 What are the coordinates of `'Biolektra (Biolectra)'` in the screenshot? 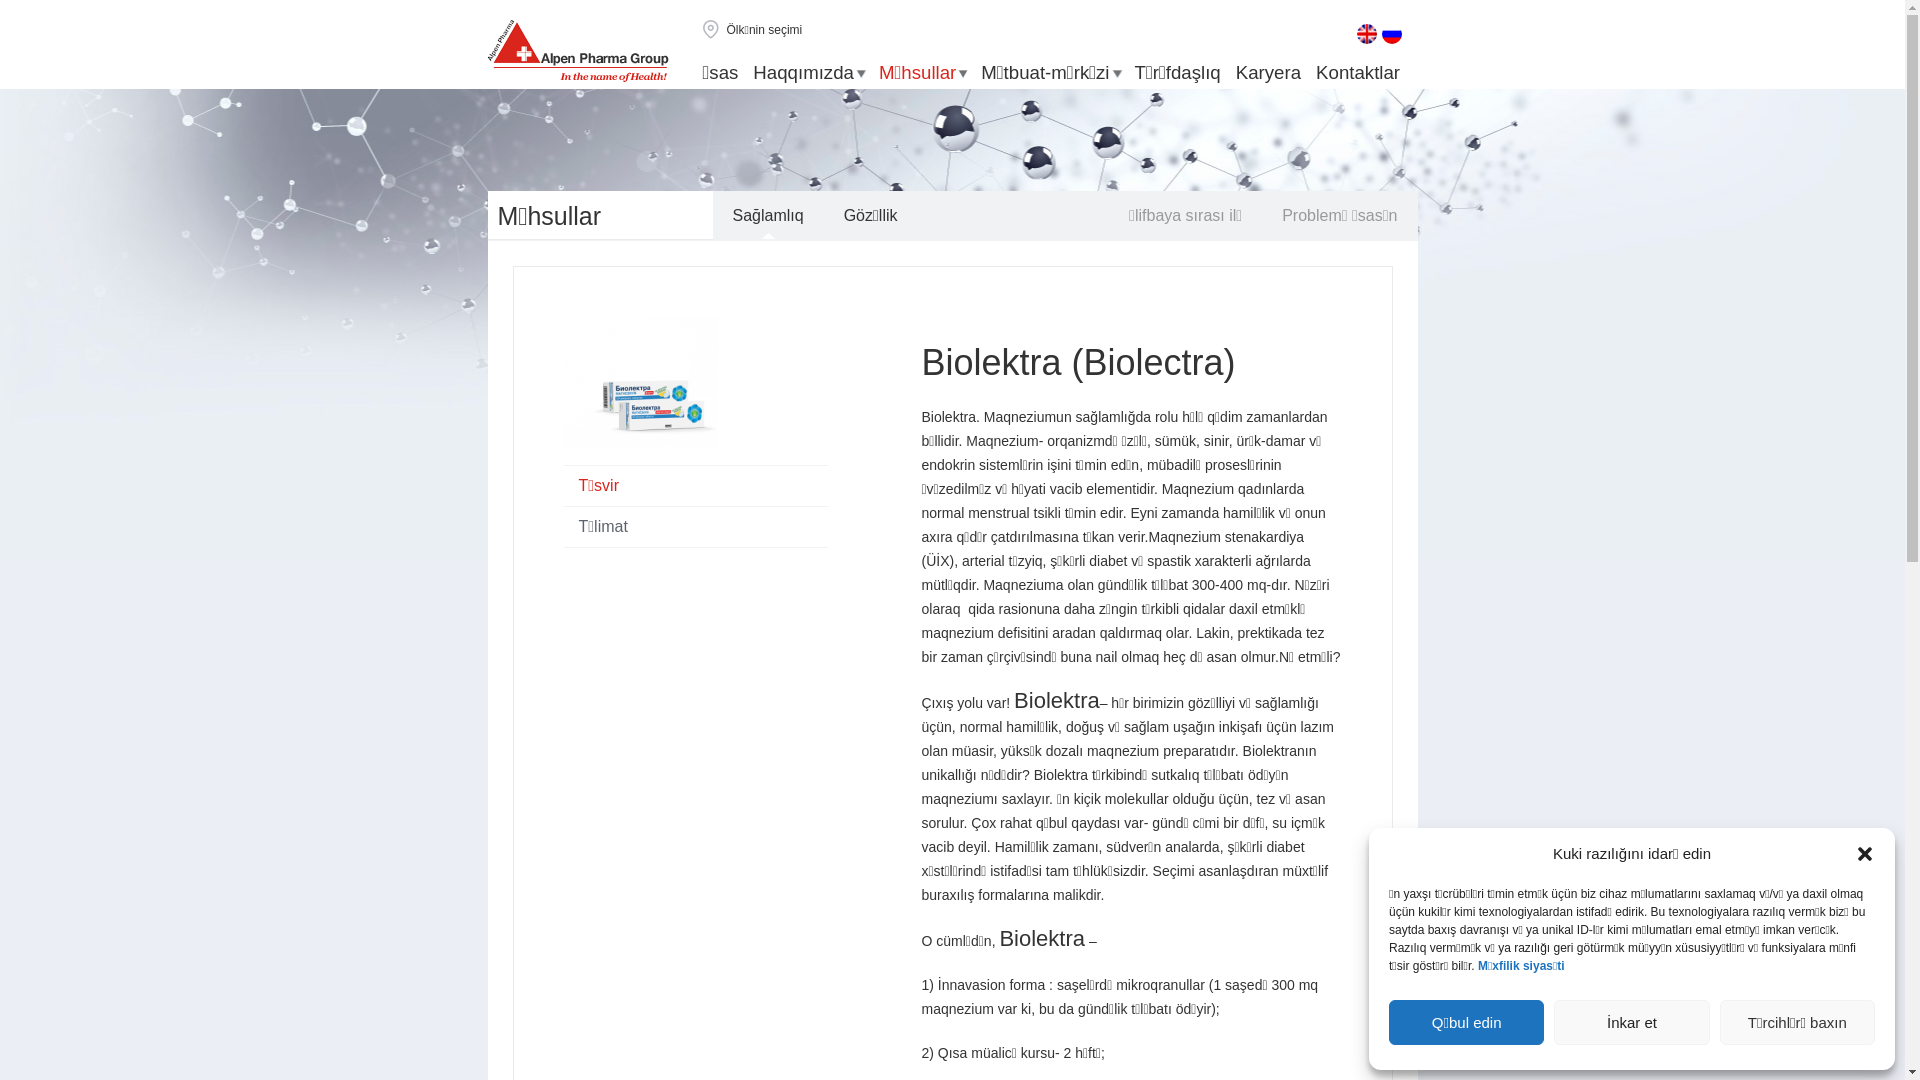 It's located at (920, 362).